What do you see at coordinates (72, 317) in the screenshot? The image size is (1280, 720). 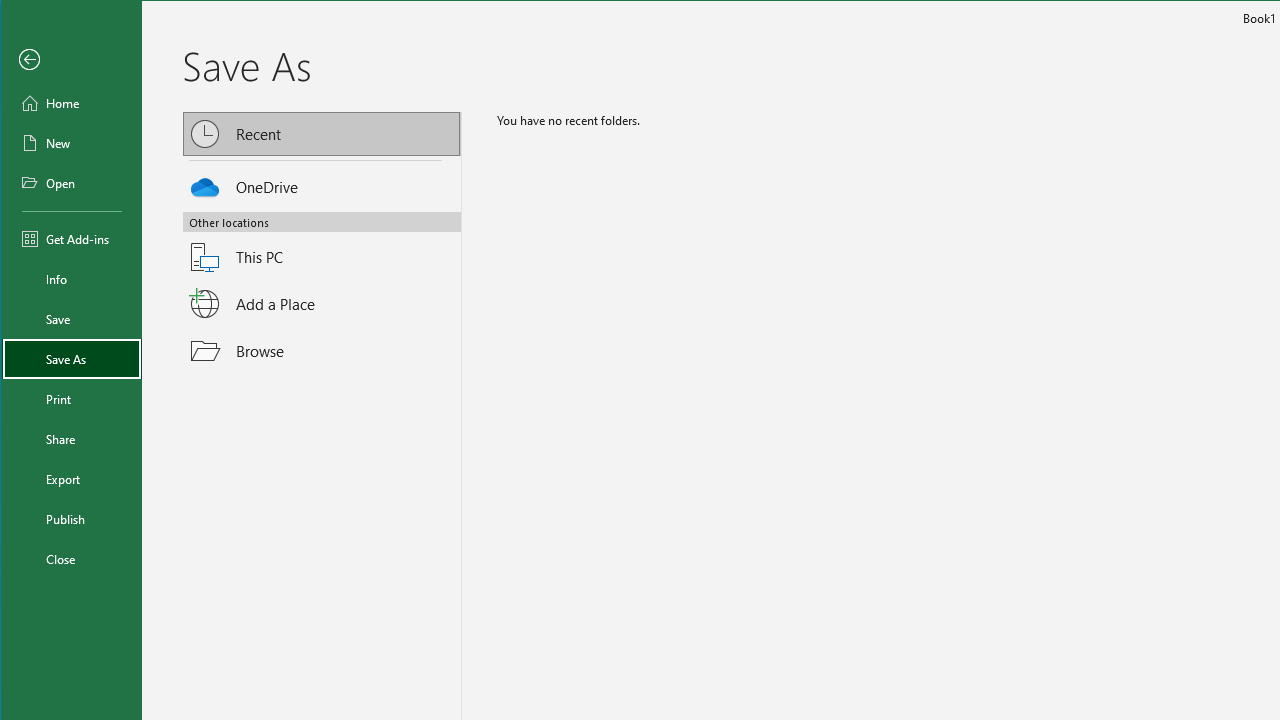 I see `'Save'` at bounding box center [72, 317].